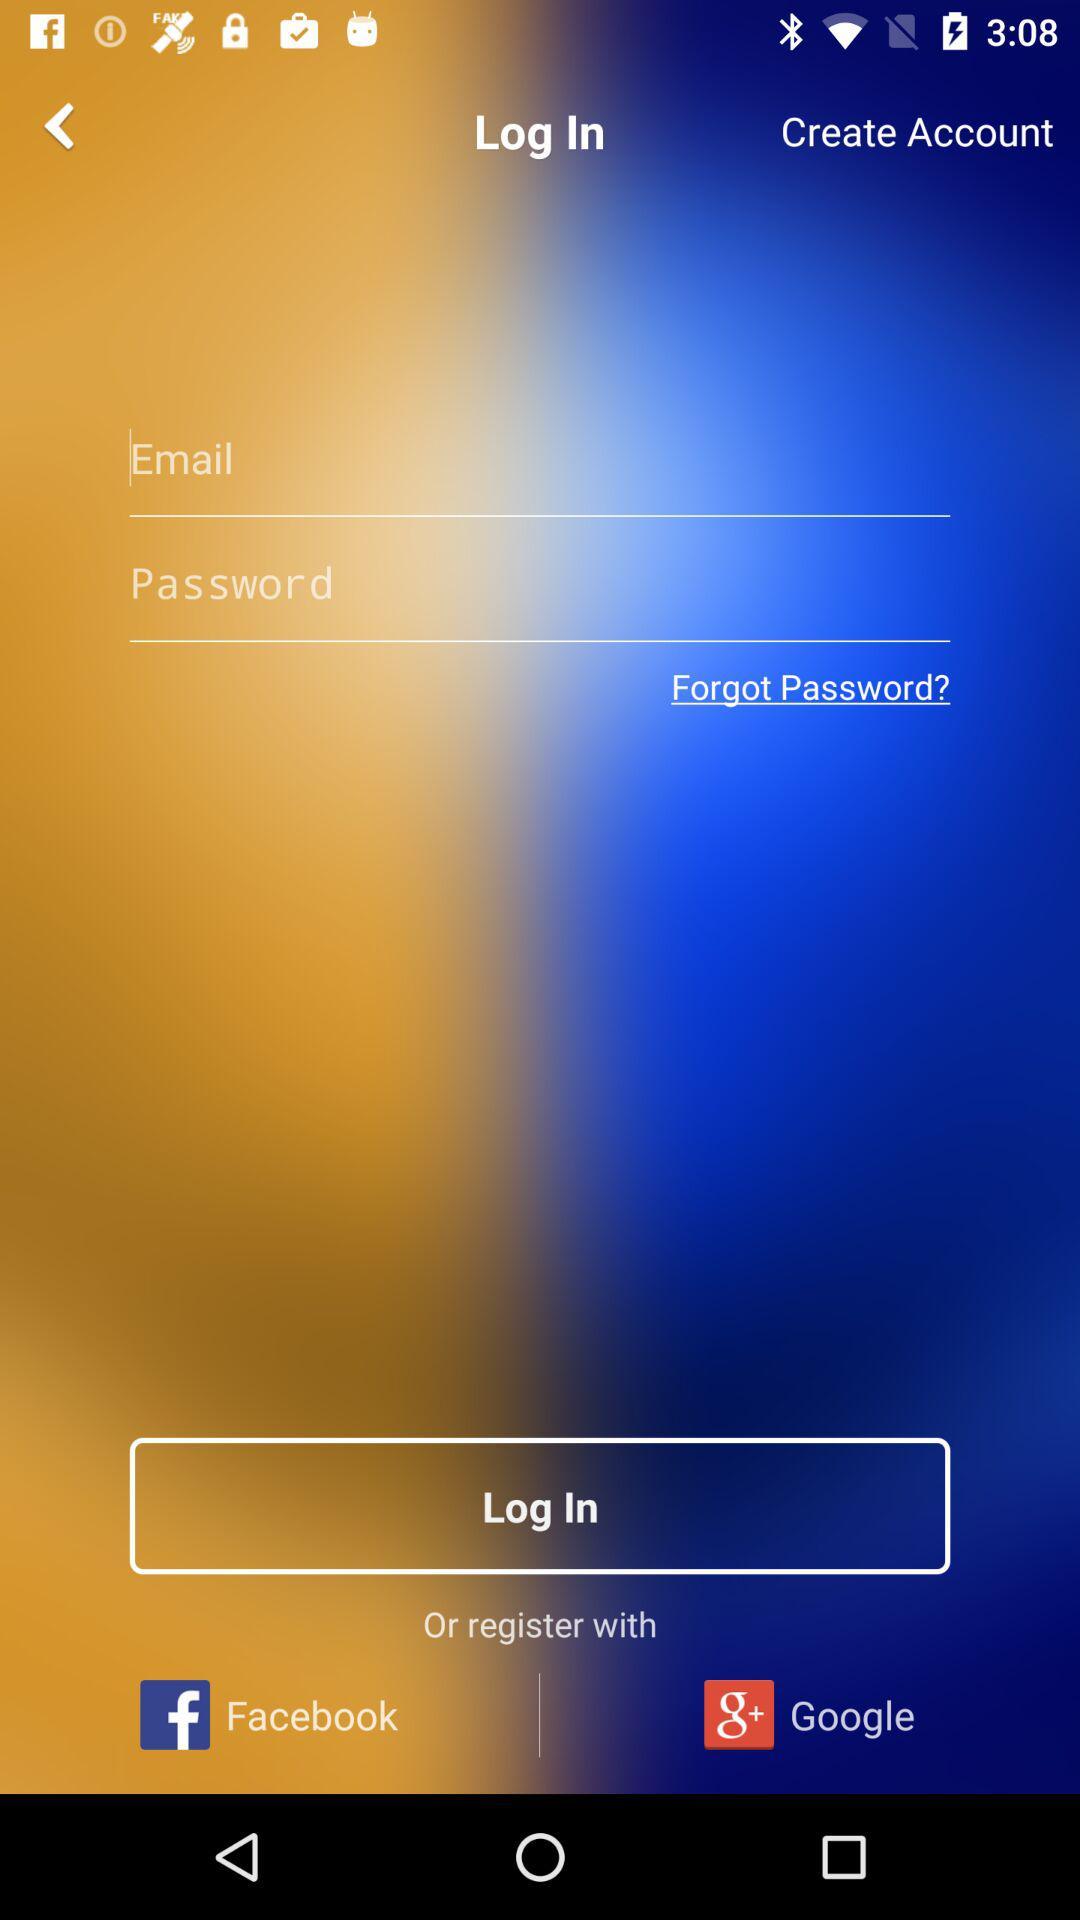 The width and height of the screenshot is (1080, 1920). What do you see at coordinates (540, 456) in the screenshot?
I see `input email address` at bounding box center [540, 456].